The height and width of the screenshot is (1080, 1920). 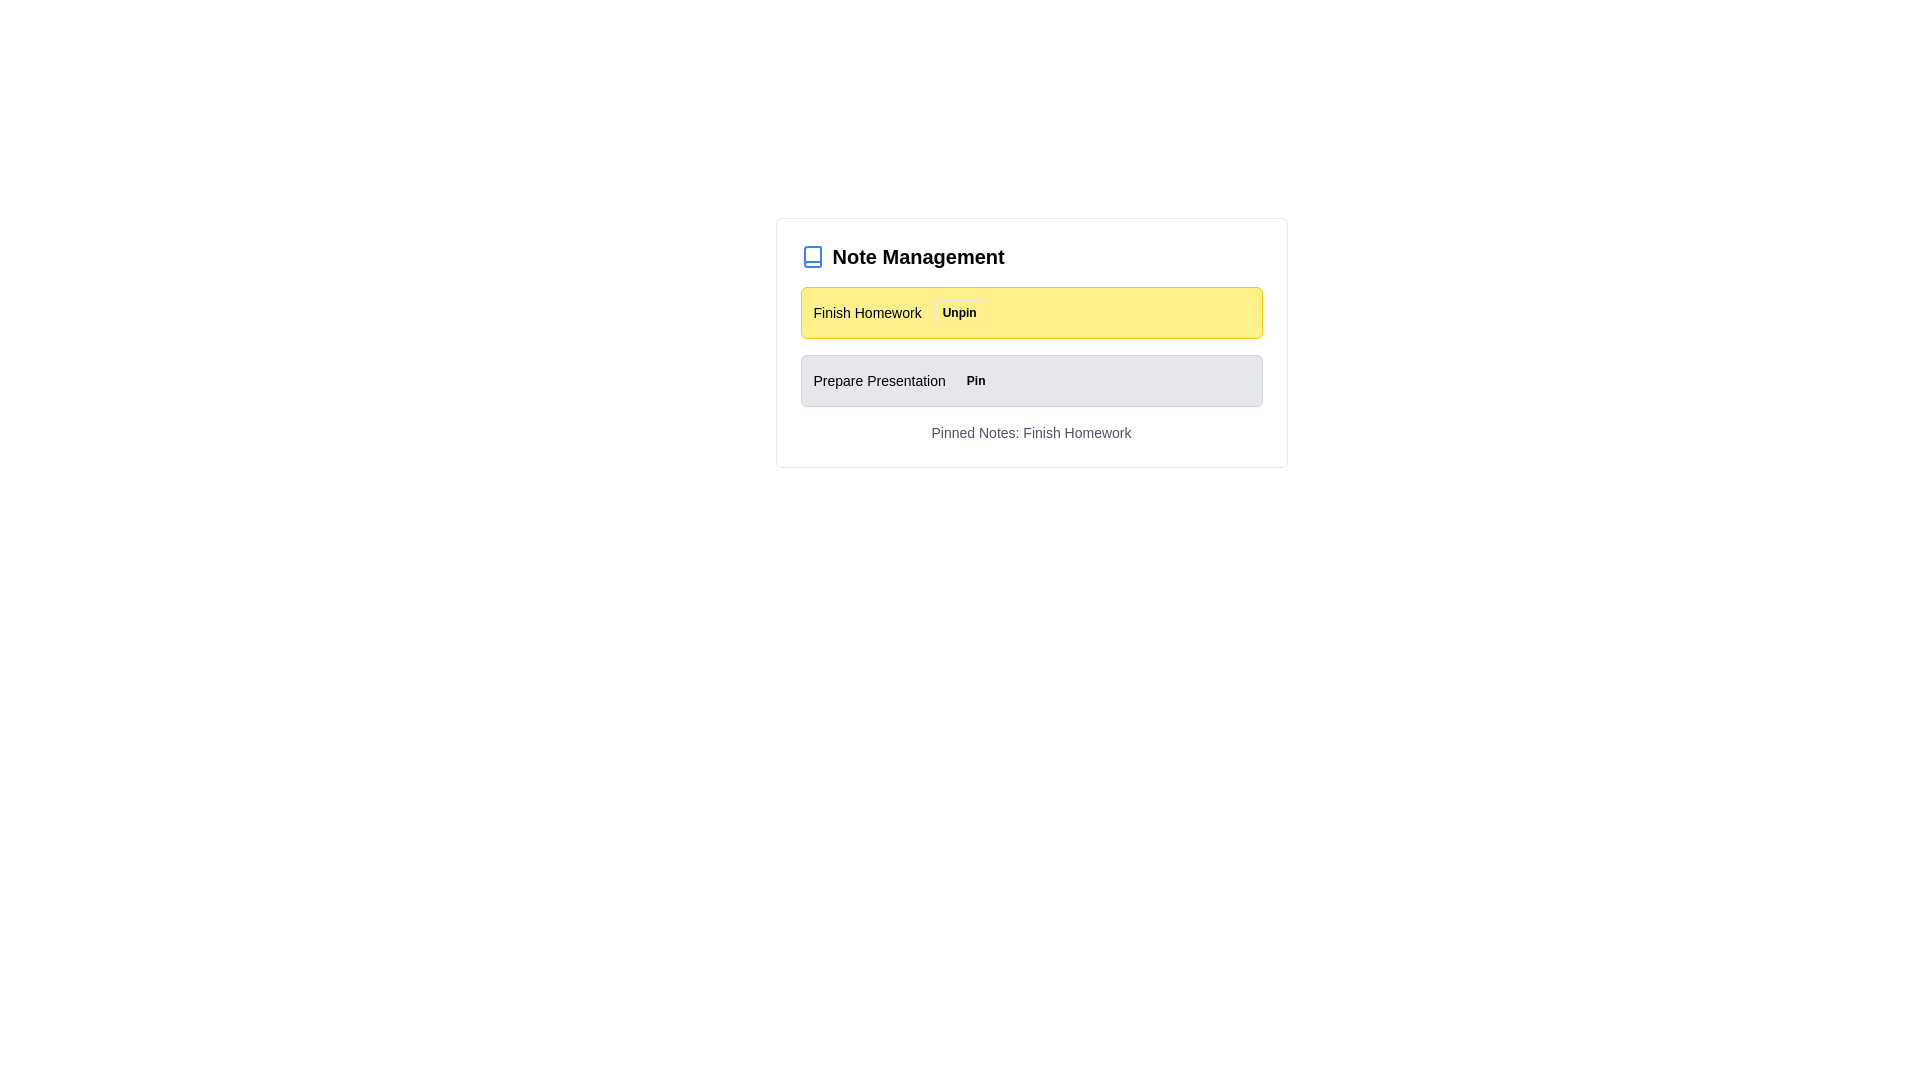 I want to click on the note labeled 'Finish Homework' to observe visual feedback, so click(x=867, y=312).